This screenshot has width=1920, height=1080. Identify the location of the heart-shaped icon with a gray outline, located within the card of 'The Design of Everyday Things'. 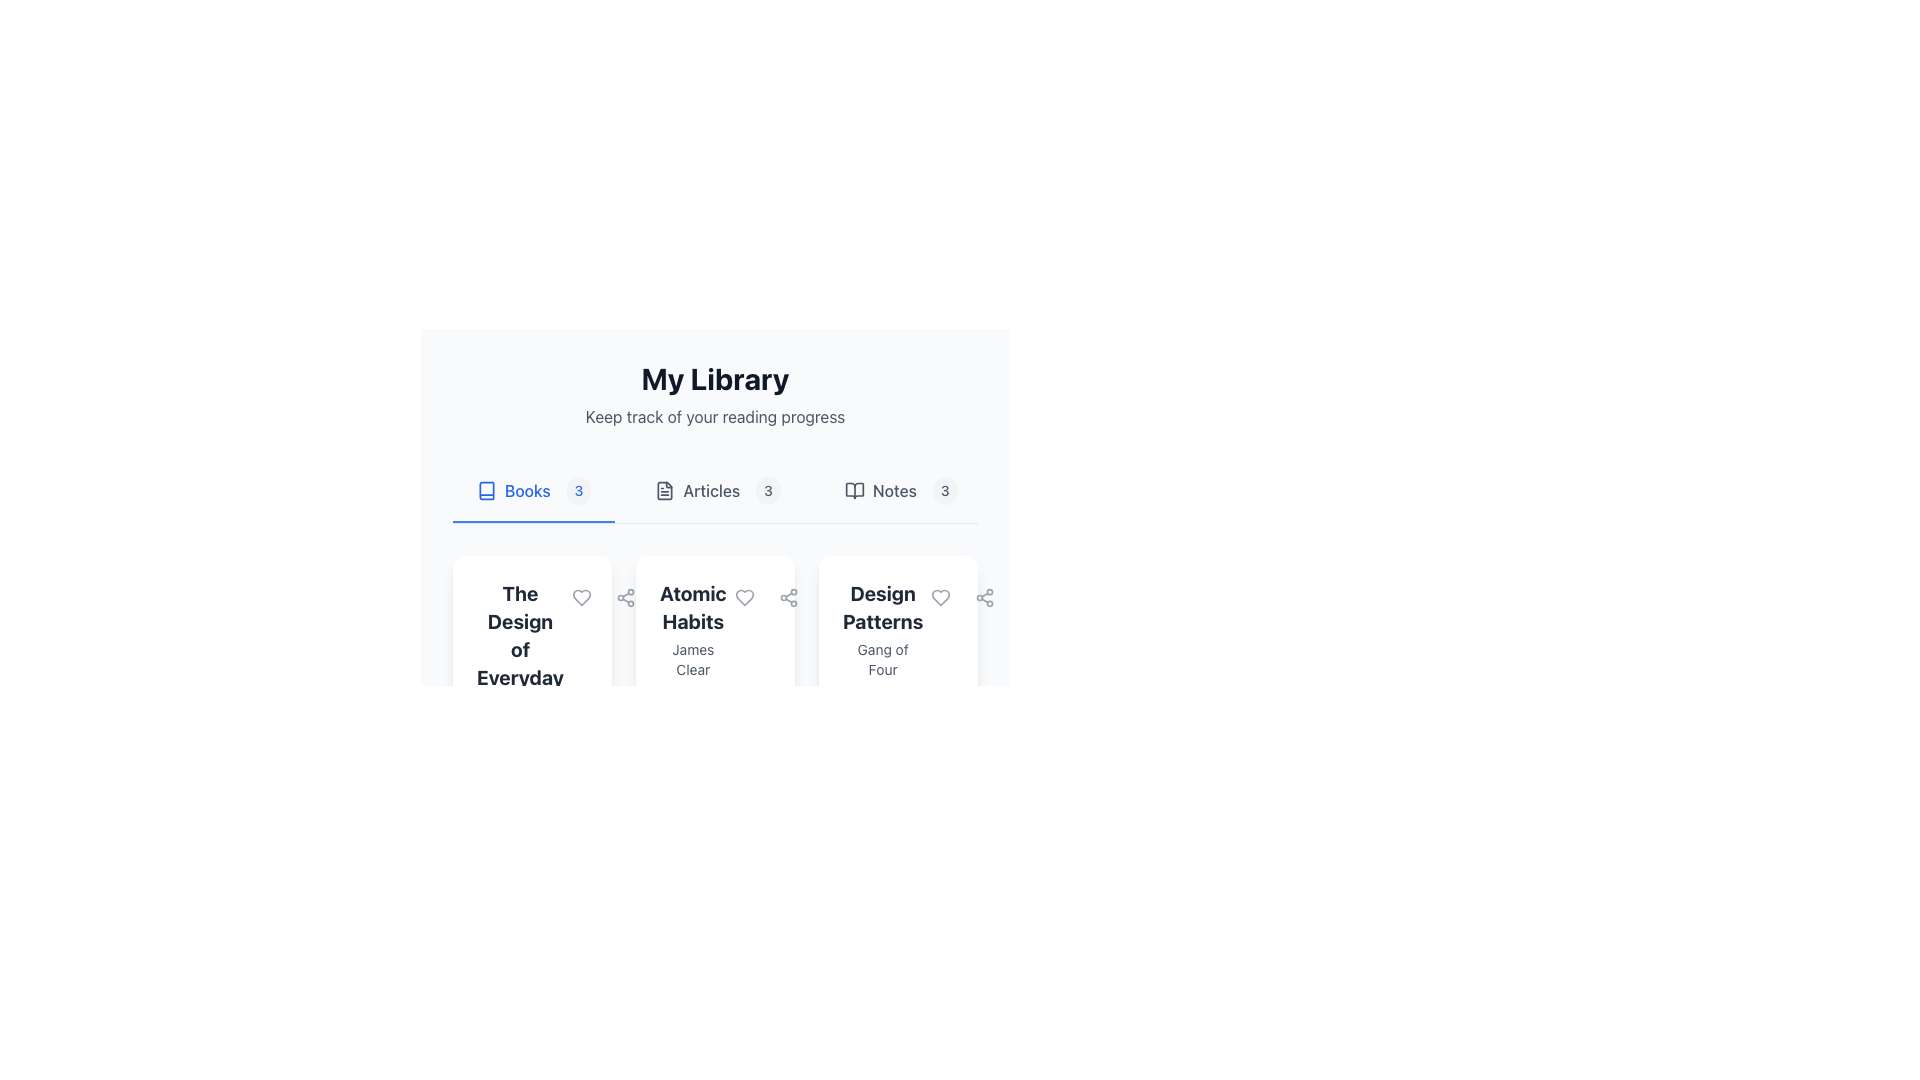
(580, 596).